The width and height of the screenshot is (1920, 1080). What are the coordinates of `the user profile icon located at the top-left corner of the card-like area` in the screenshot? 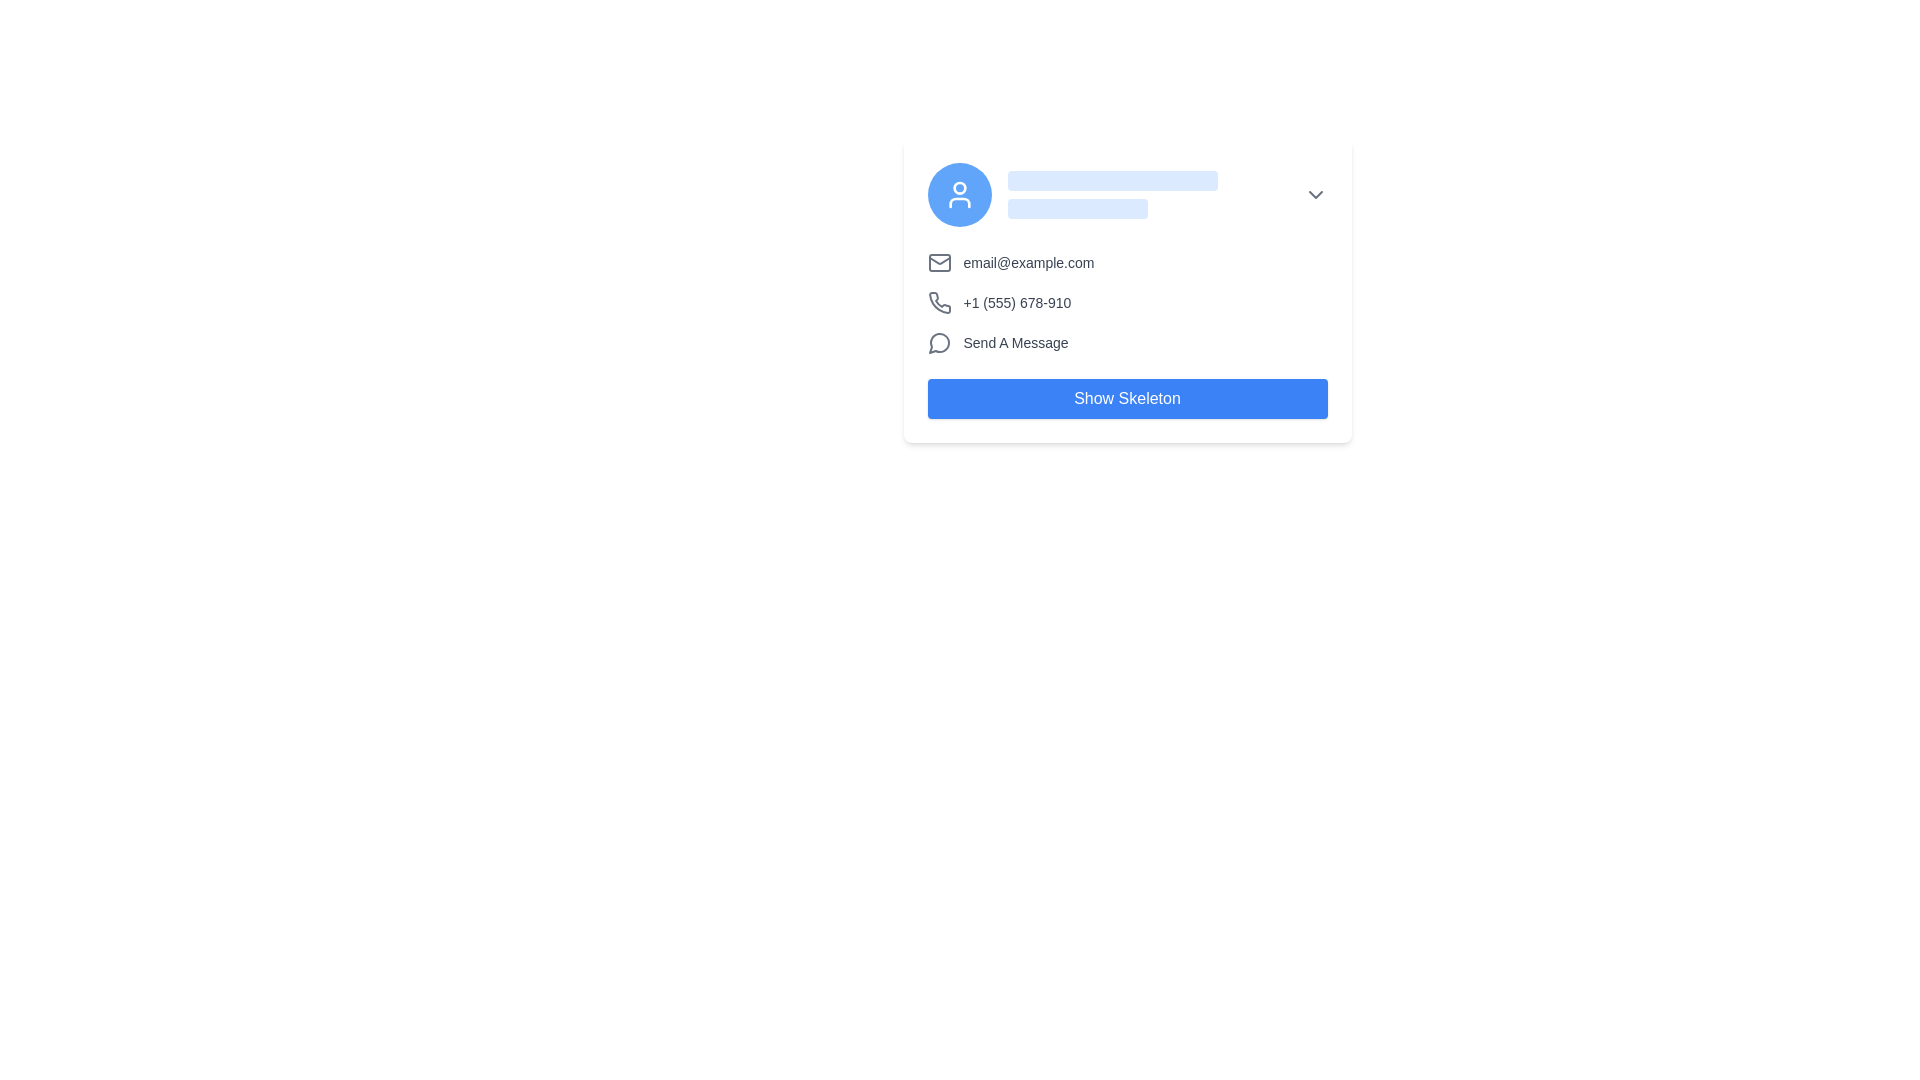 It's located at (958, 195).